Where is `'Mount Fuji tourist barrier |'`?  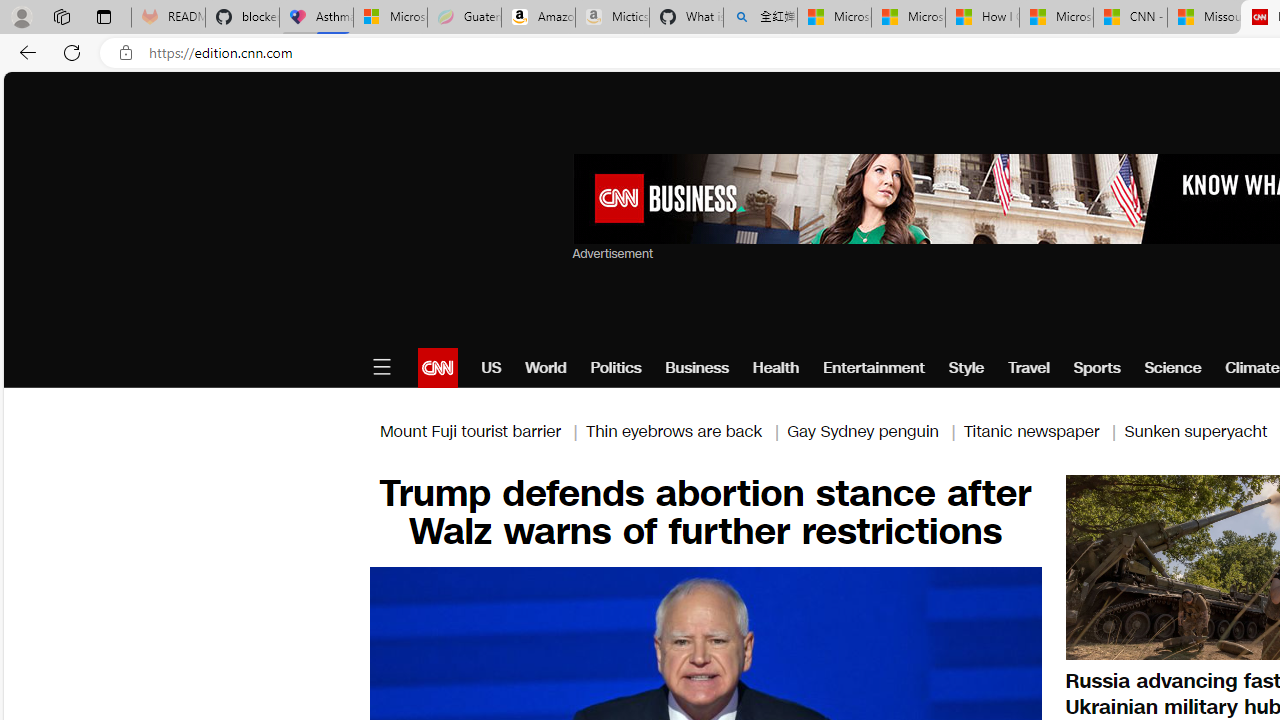
'Mount Fuji tourist barrier |' is located at coordinates (482, 430).